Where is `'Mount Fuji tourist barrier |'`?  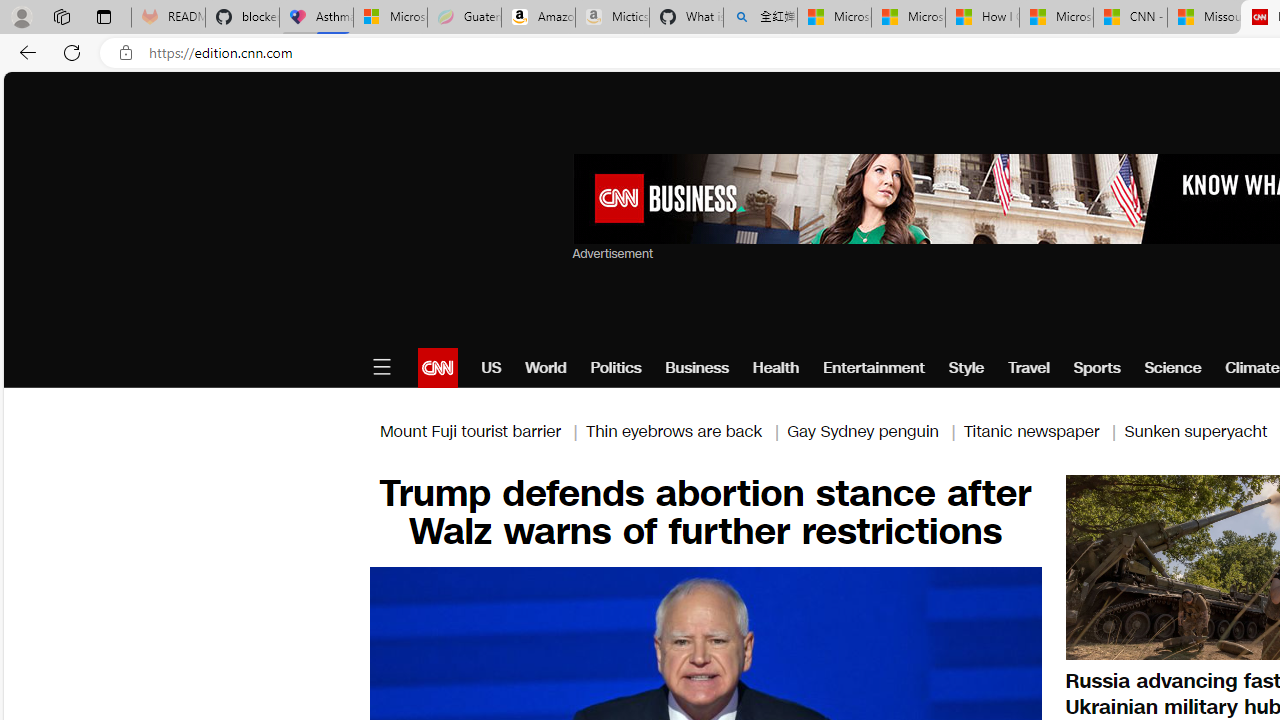
'Mount Fuji tourist barrier |' is located at coordinates (482, 430).